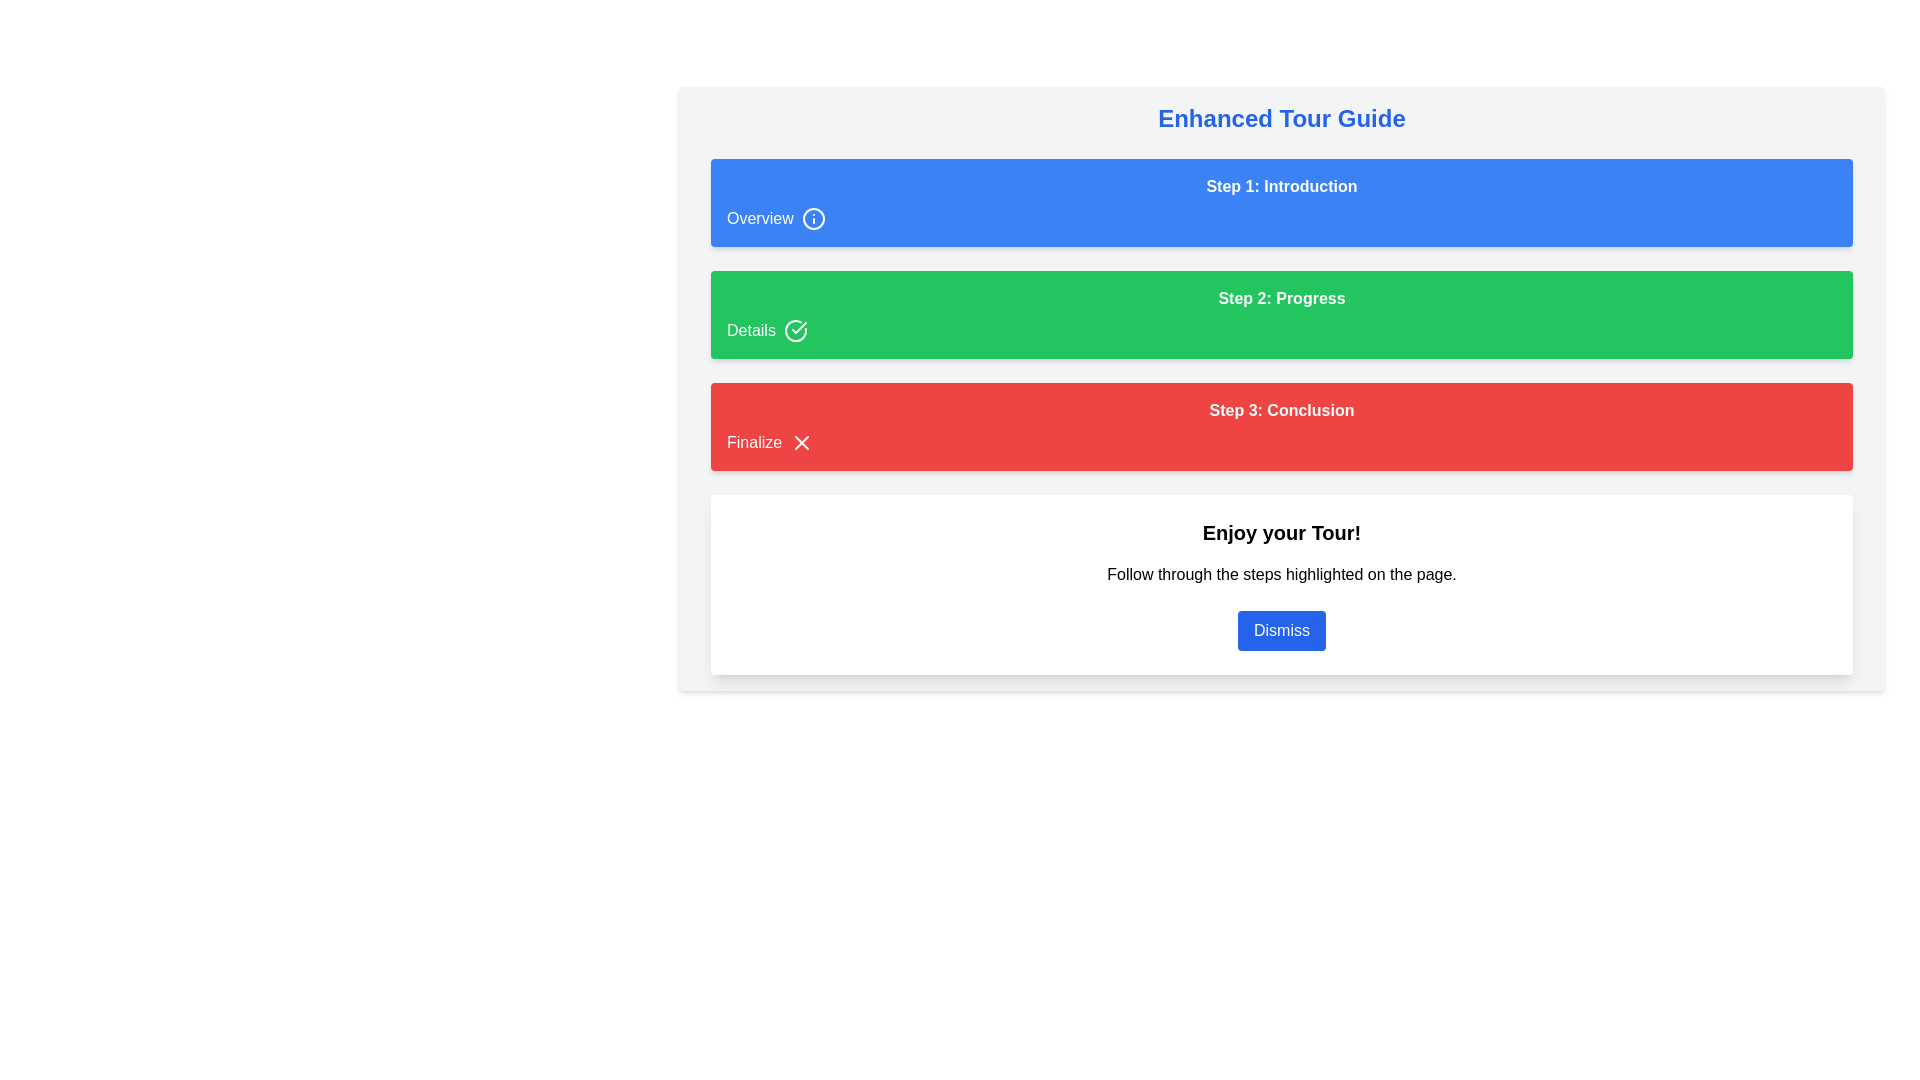  Describe the element at coordinates (1281, 203) in the screenshot. I see `the blue rectangular informational section titled 'Step 1: Introduction', which is part of the 'Enhanced Tour Guide' sequence` at that location.